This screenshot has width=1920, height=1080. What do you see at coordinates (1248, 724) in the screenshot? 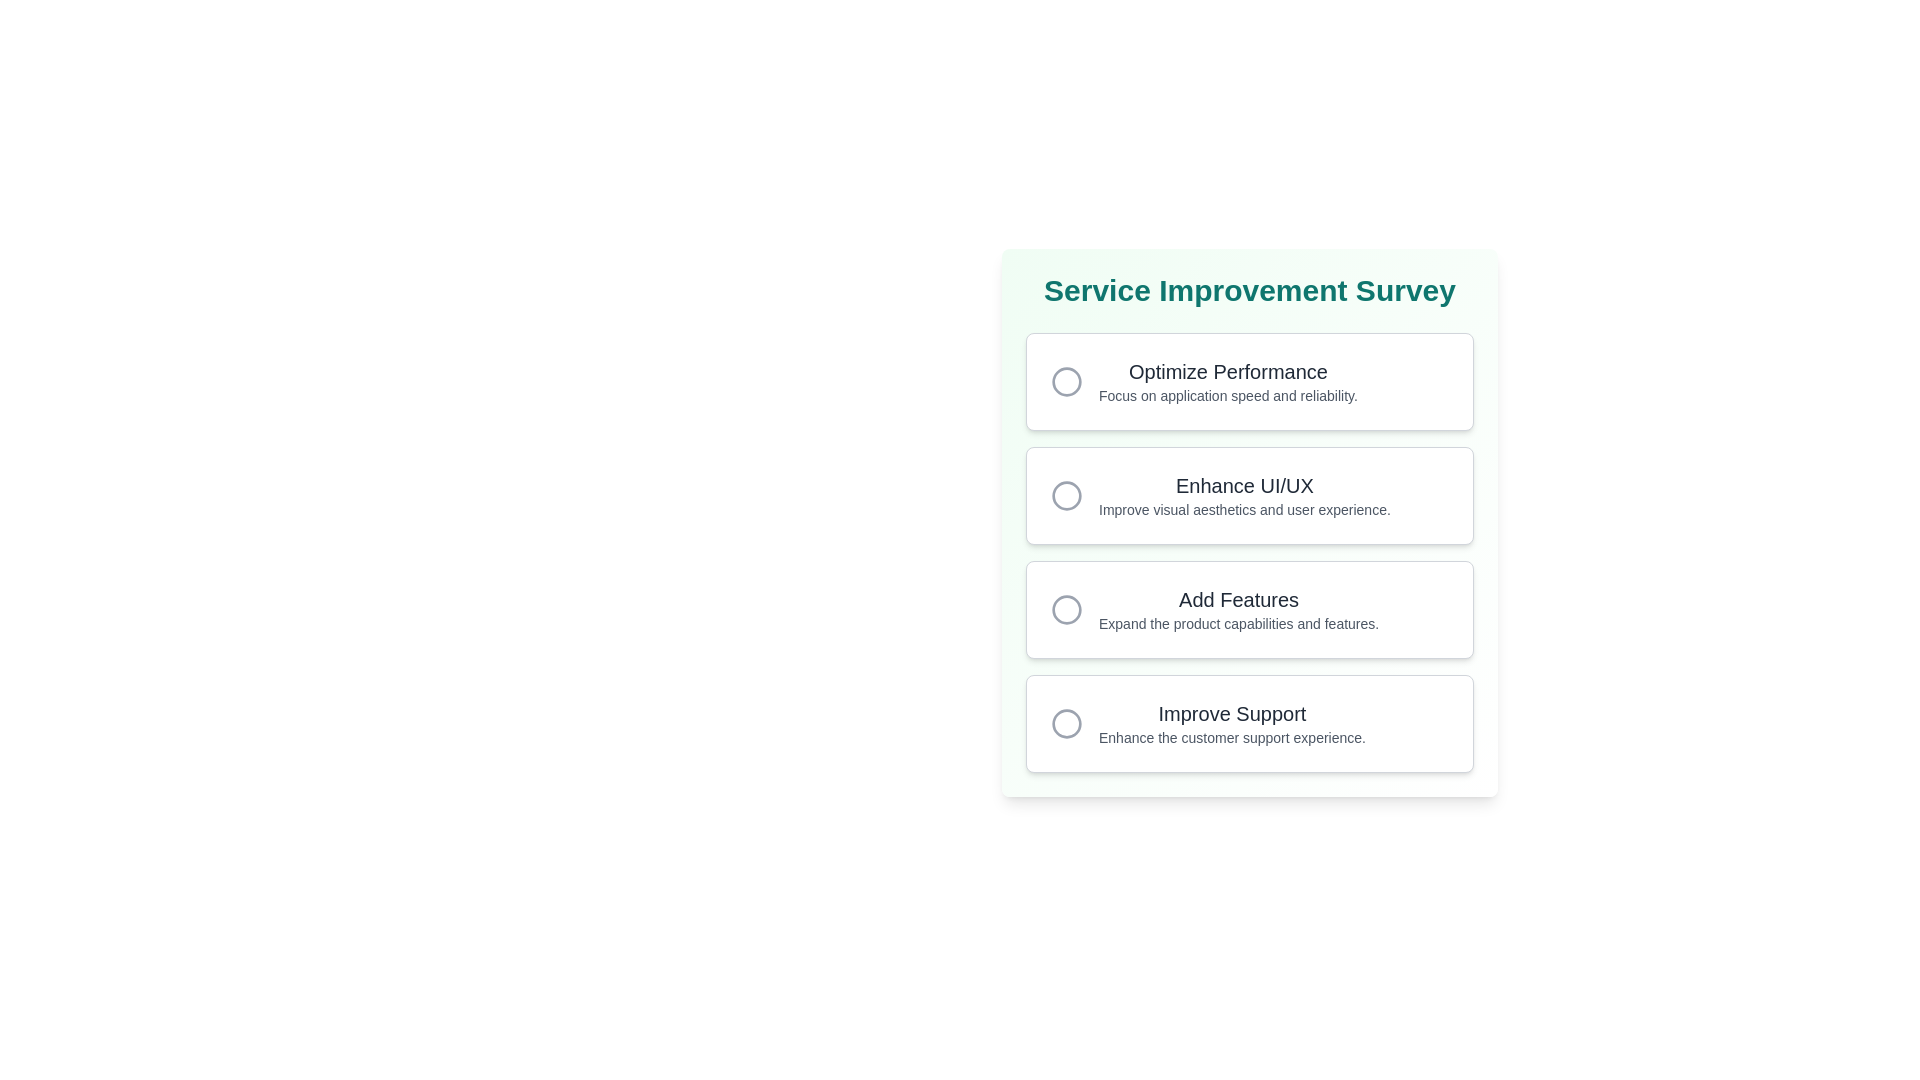
I see `the Selectable Card titled 'Improve Support'` at bounding box center [1248, 724].